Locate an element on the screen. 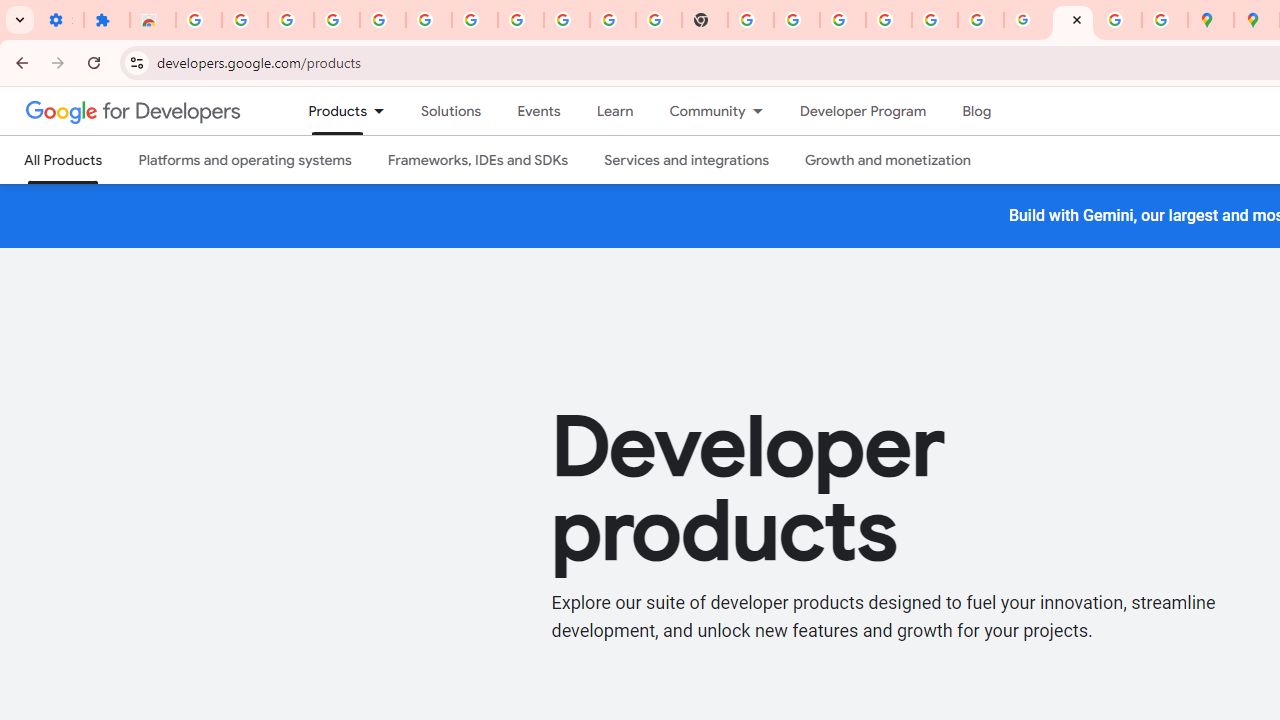 Image resolution: width=1280 pixels, height=720 pixels. 'Growth and monetization' is located at coordinates (887, 159).